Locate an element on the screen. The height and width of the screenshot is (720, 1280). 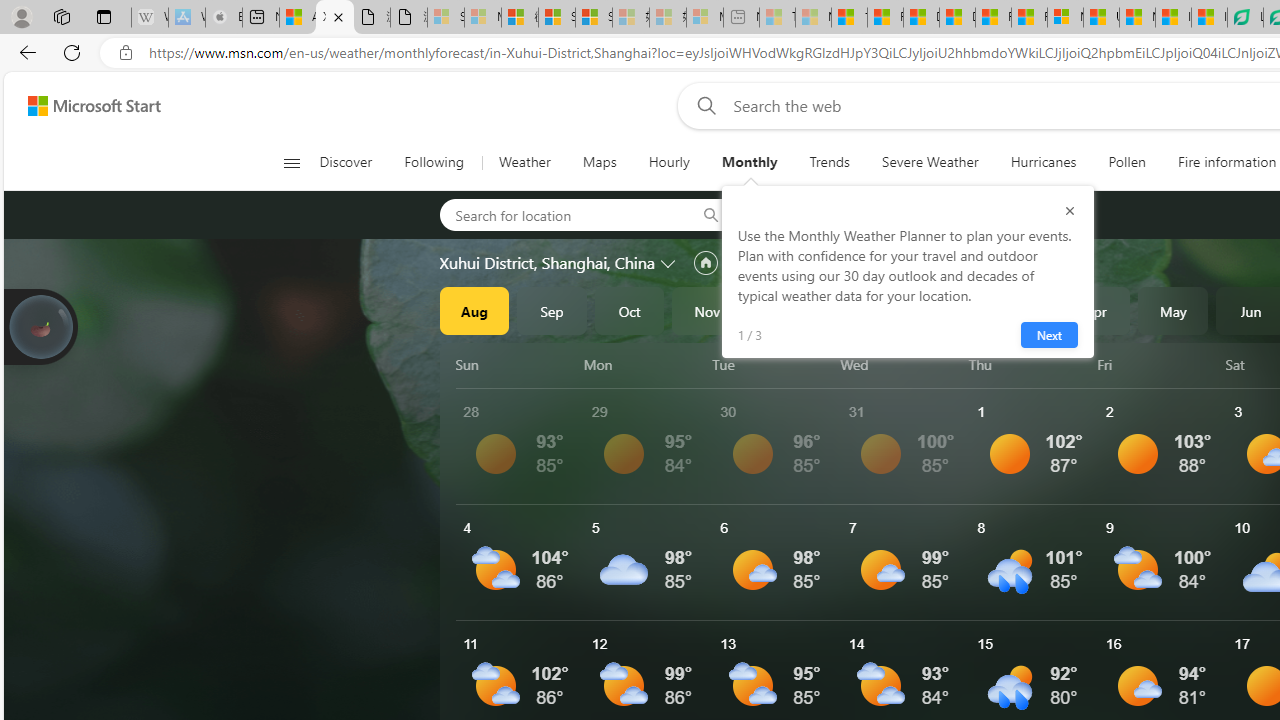
'Severe Weather' is located at coordinates (929, 162).